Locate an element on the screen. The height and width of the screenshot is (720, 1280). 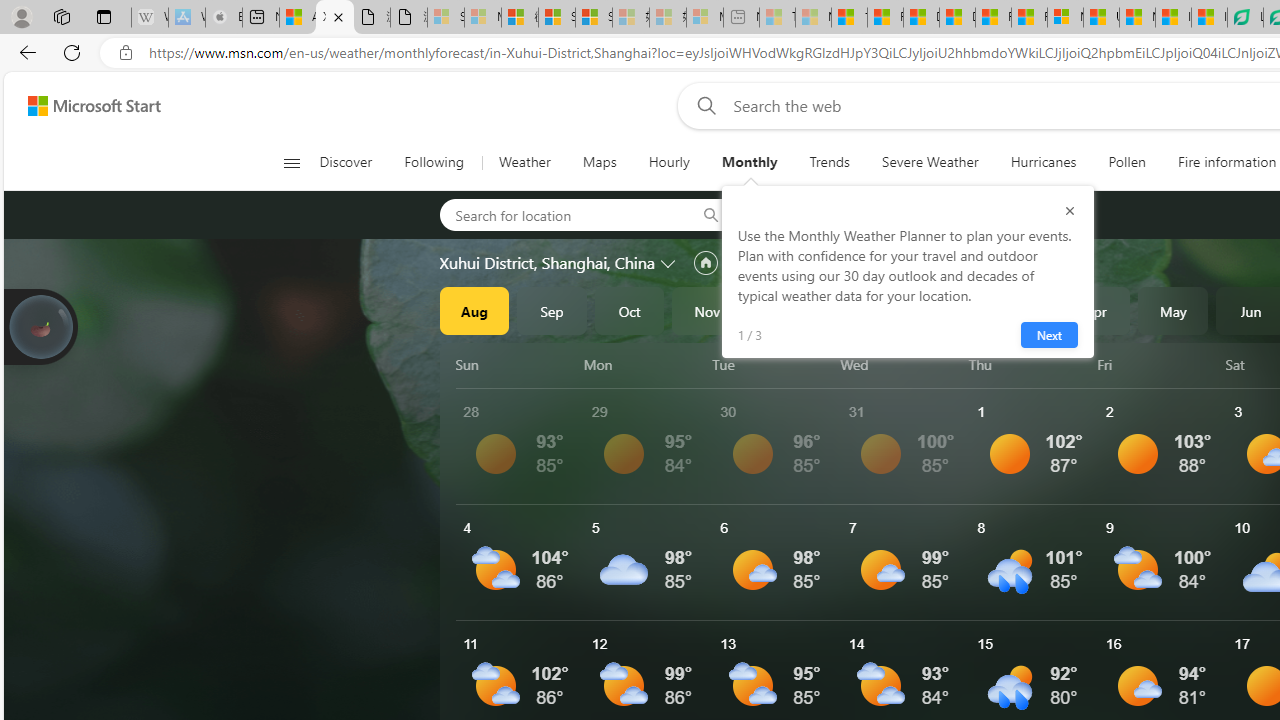
'Severe Weather' is located at coordinates (929, 162).